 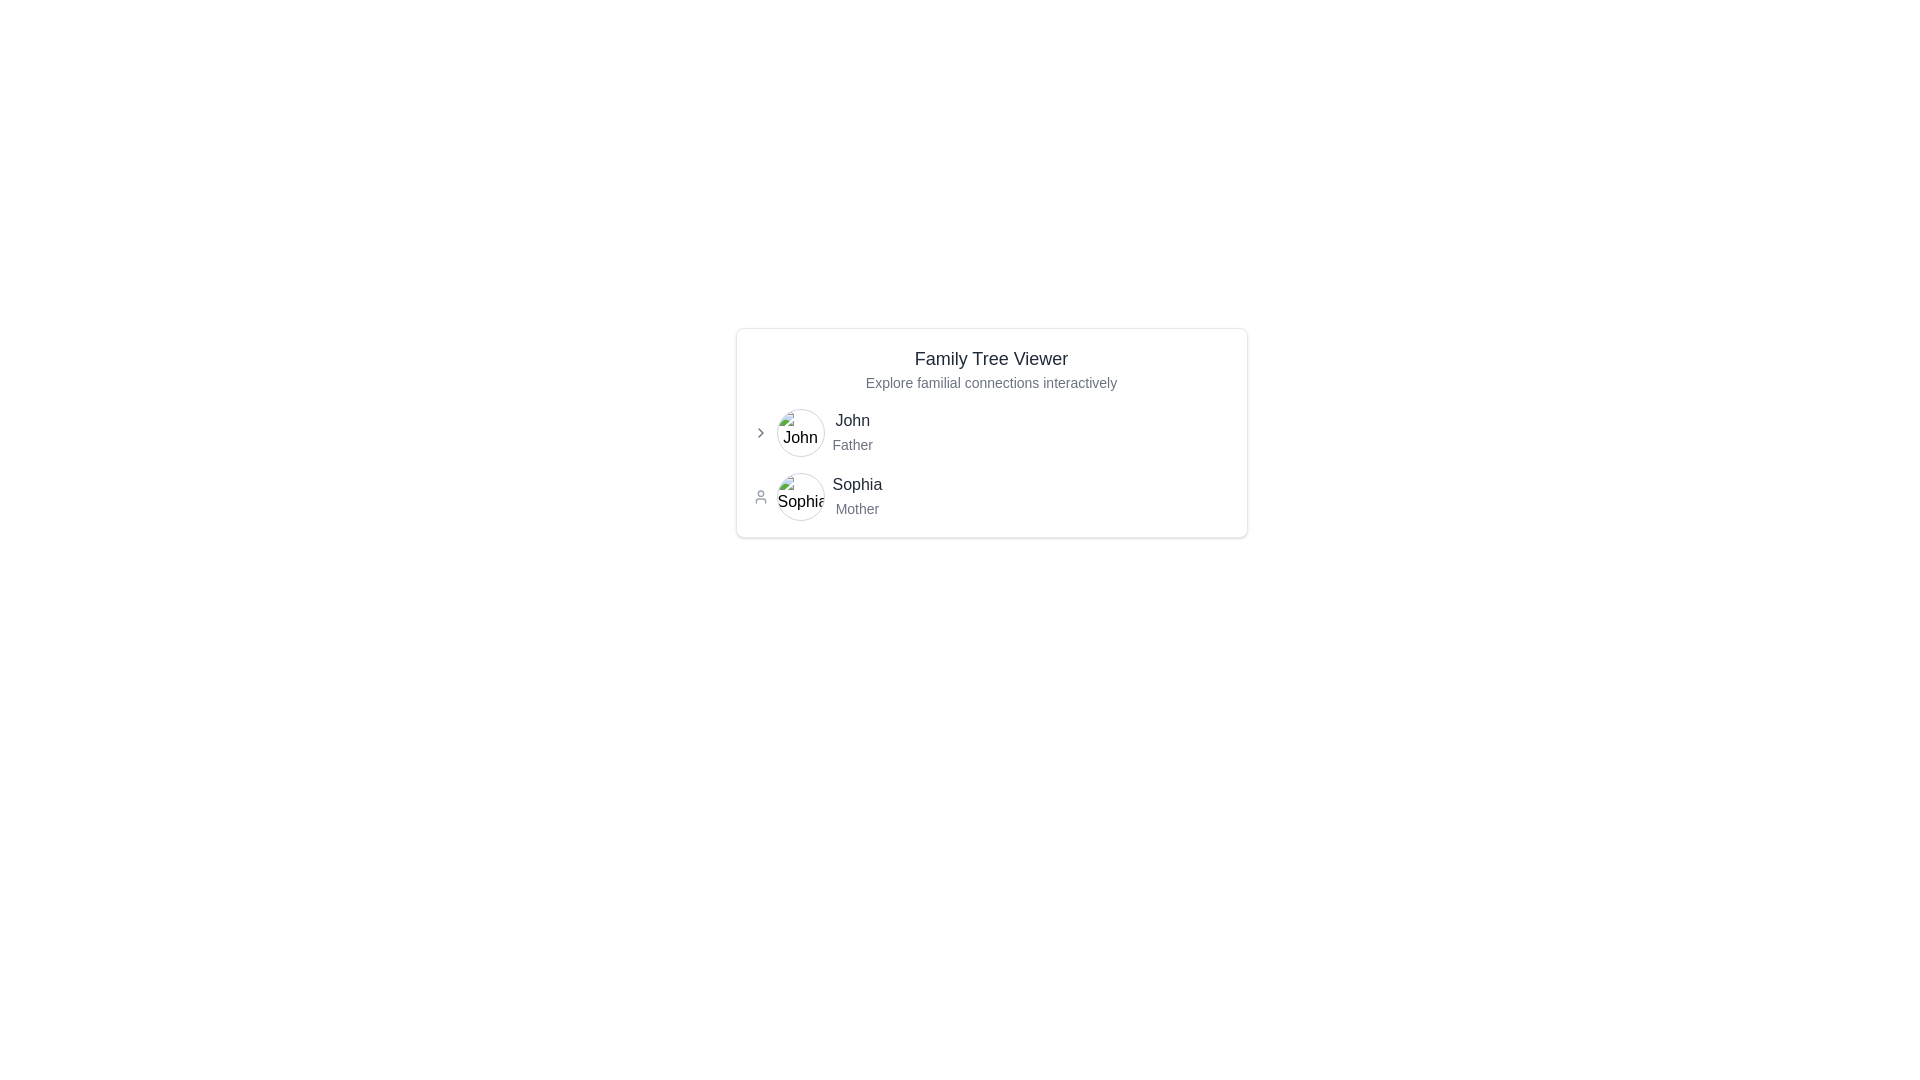 What do you see at coordinates (991, 496) in the screenshot?
I see `the Information display for 'Sophia', which shows her as 'Mother' in the family tree view, positioned below 'John' (Father)` at bounding box center [991, 496].